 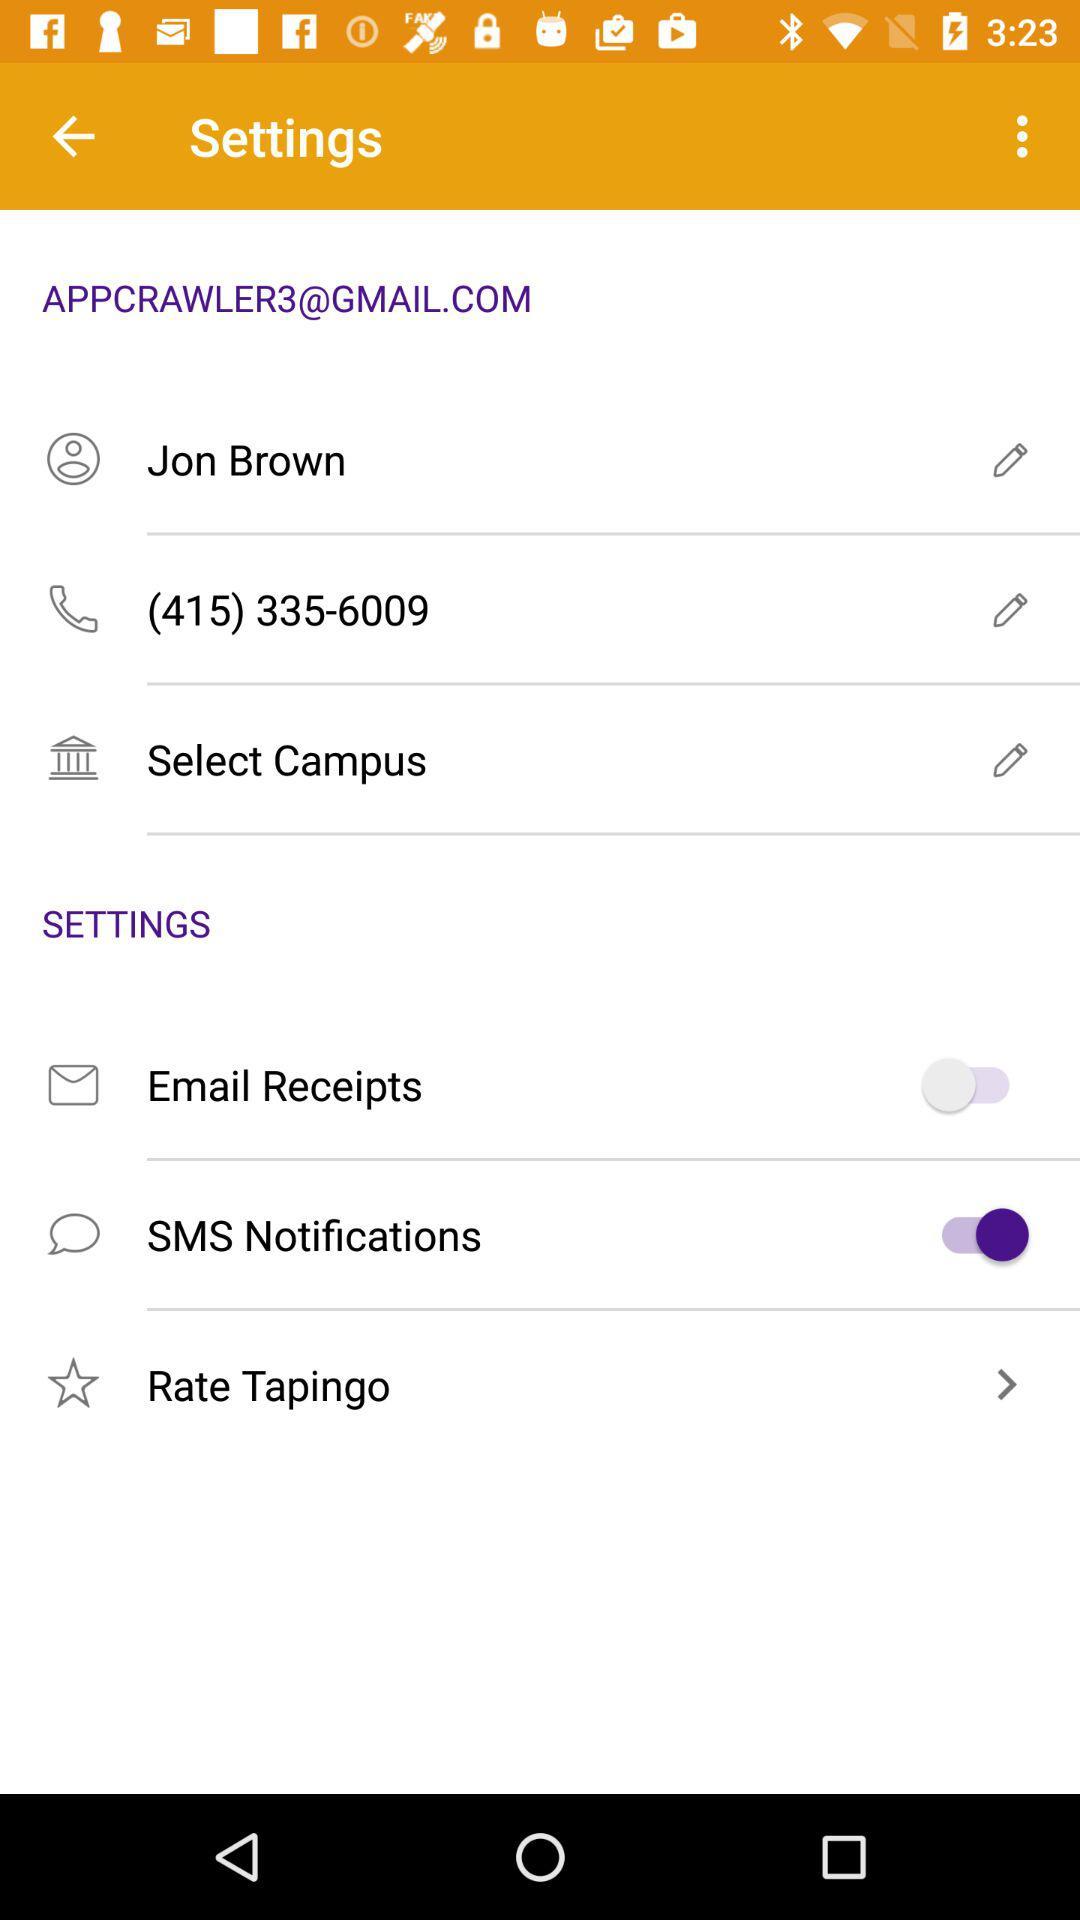 What do you see at coordinates (540, 608) in the screenshot?
I see `(415) 335-6009 item` at bounding box center [540, 608].